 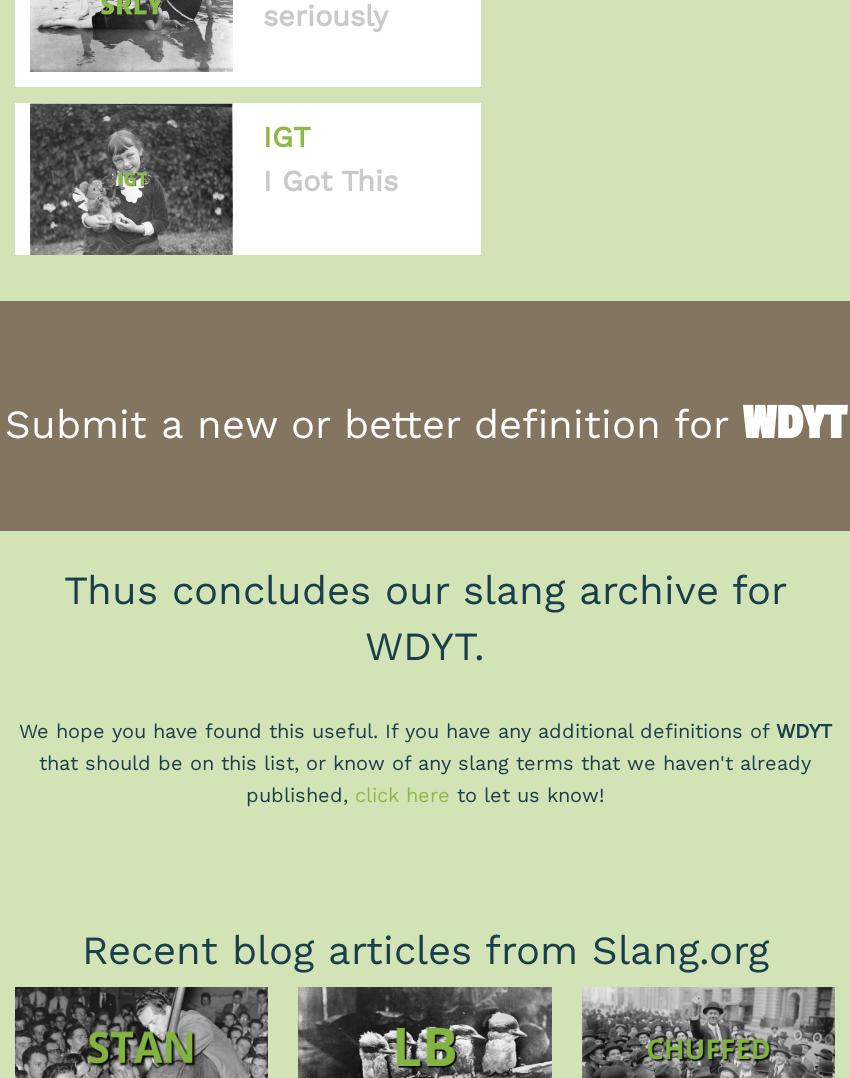 I want to click on 'Submit a new or better definition for', so click(x=371, y=423).